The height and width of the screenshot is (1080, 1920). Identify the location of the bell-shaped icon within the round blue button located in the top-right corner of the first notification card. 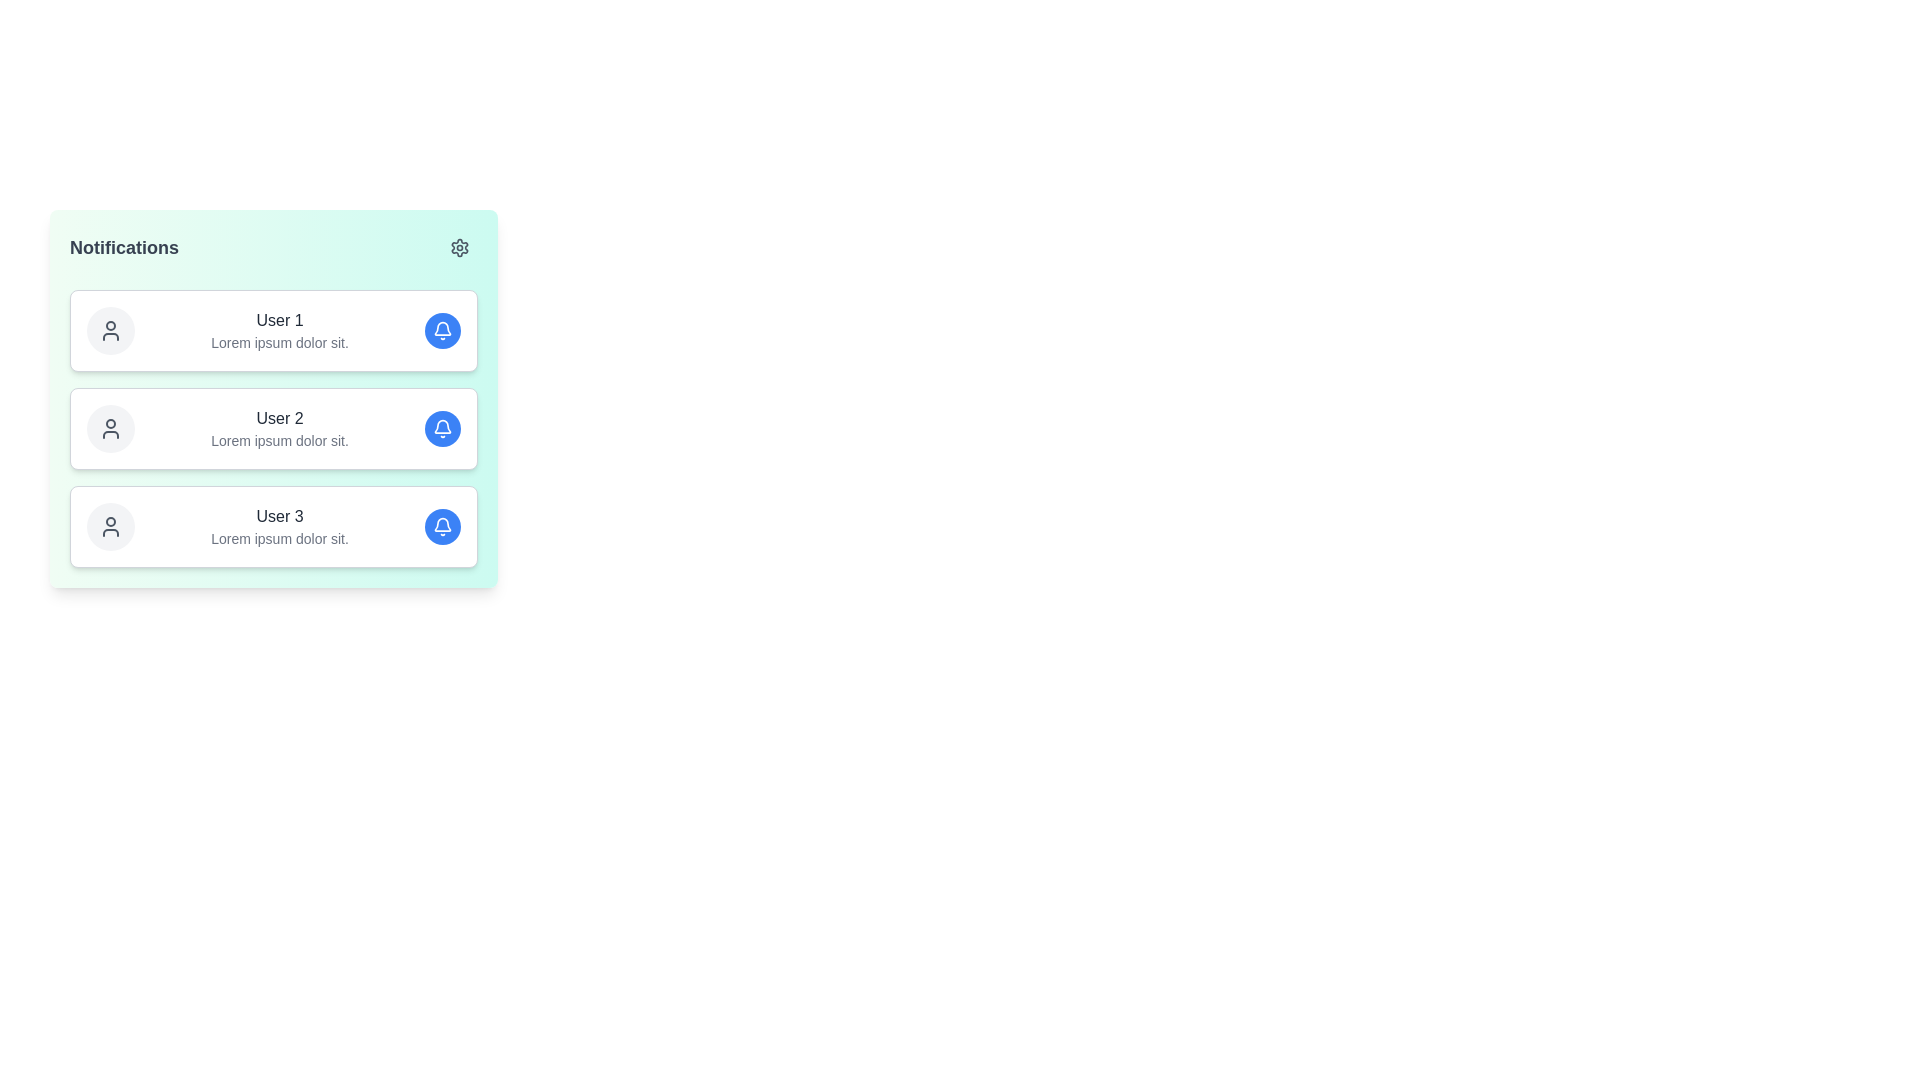
(441, 330).